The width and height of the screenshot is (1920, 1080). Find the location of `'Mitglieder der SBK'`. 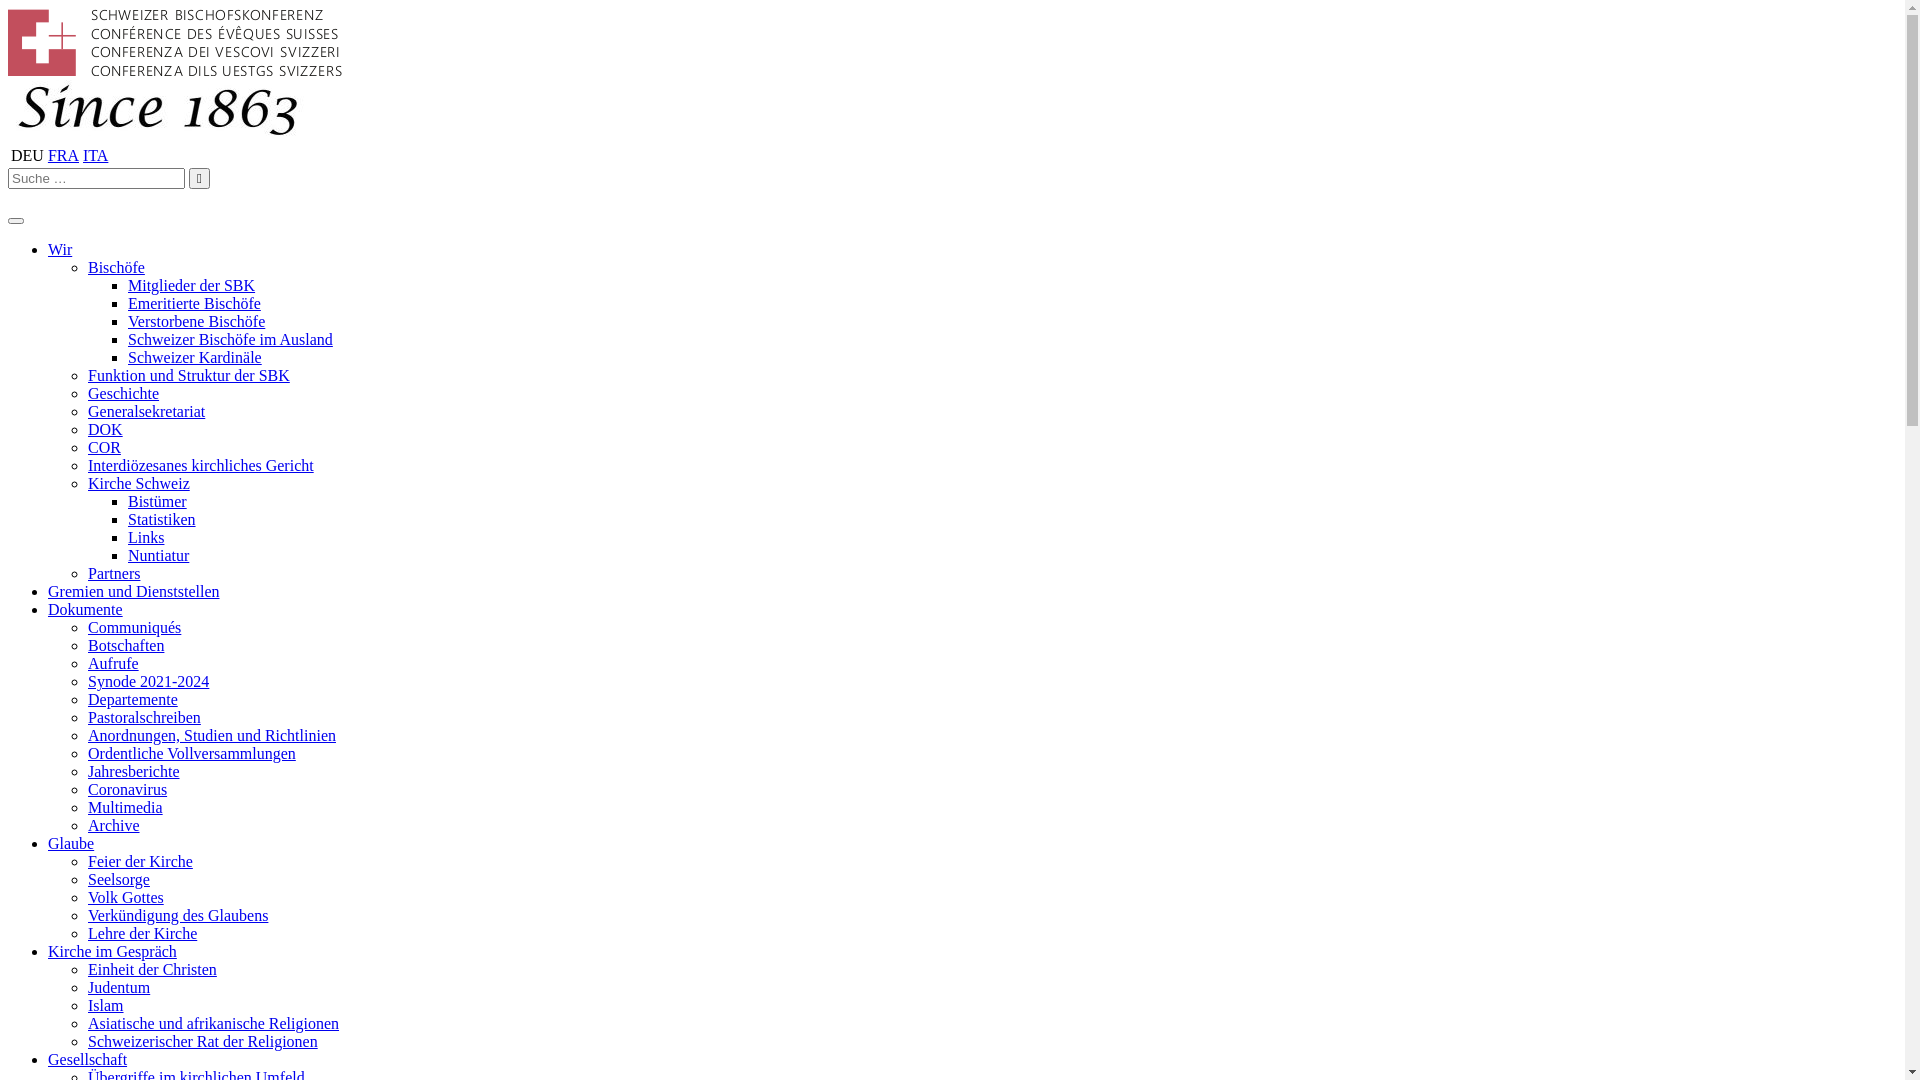

'Mitglieder der SBK' is located at coordinates (191, 285).